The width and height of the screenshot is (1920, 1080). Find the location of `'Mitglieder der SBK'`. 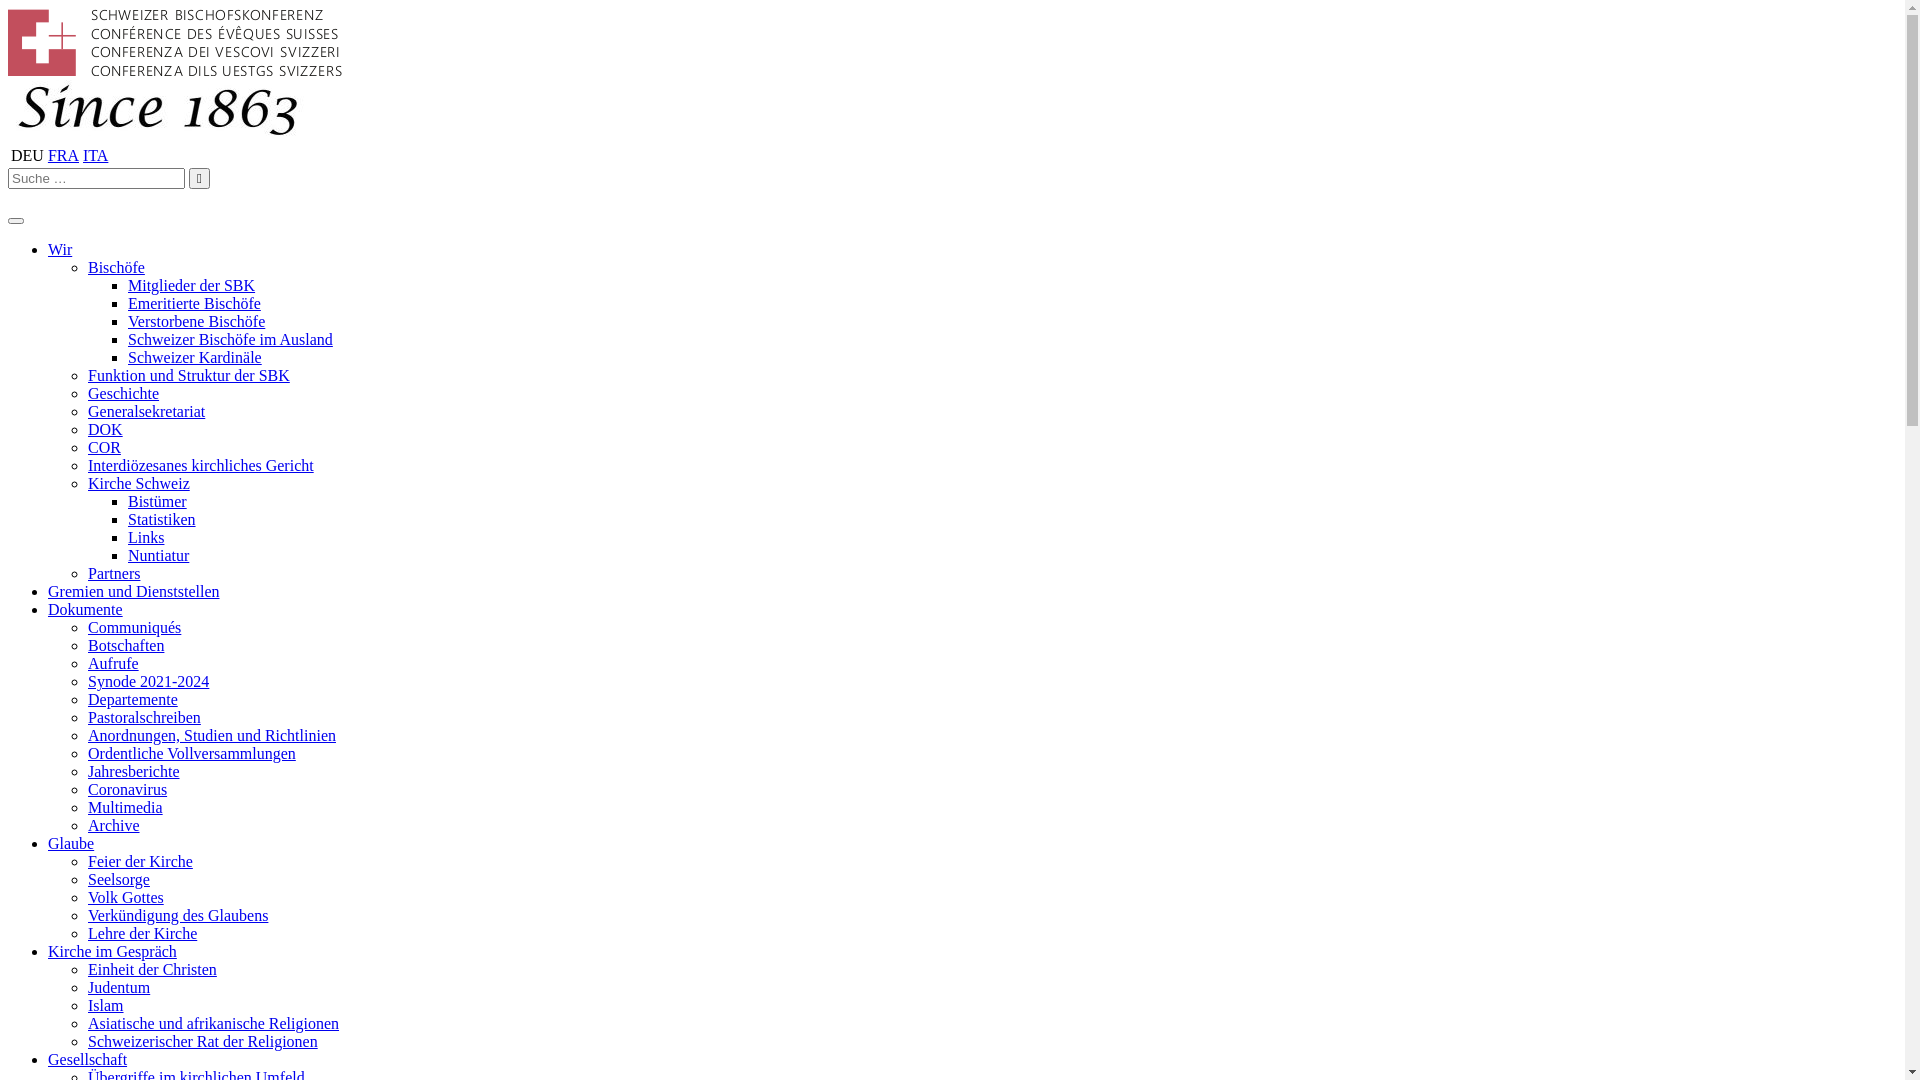

'Mitglieder der SBK' is located at coordinates (191, 285).